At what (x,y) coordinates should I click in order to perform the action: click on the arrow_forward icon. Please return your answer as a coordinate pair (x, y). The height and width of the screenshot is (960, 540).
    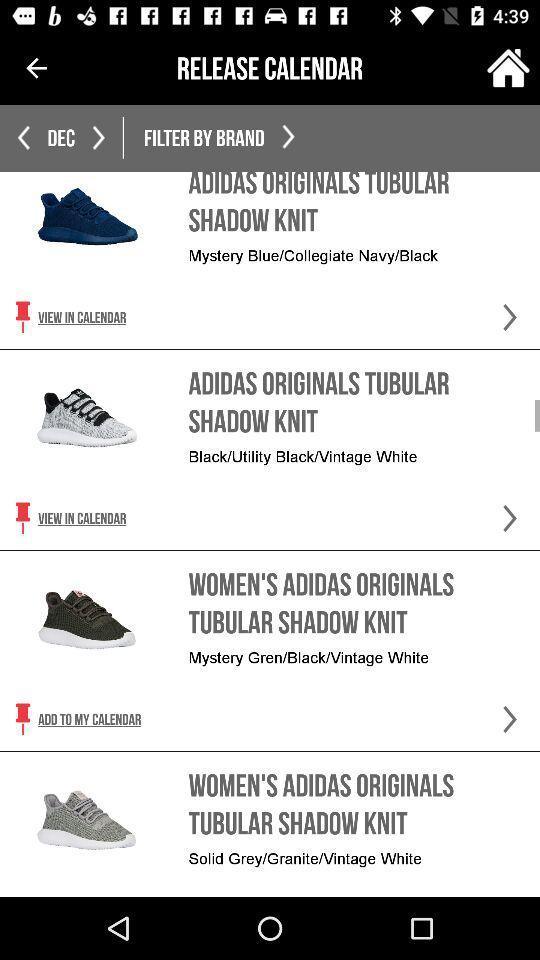
    Looking at the image, I should click on (97, 136).